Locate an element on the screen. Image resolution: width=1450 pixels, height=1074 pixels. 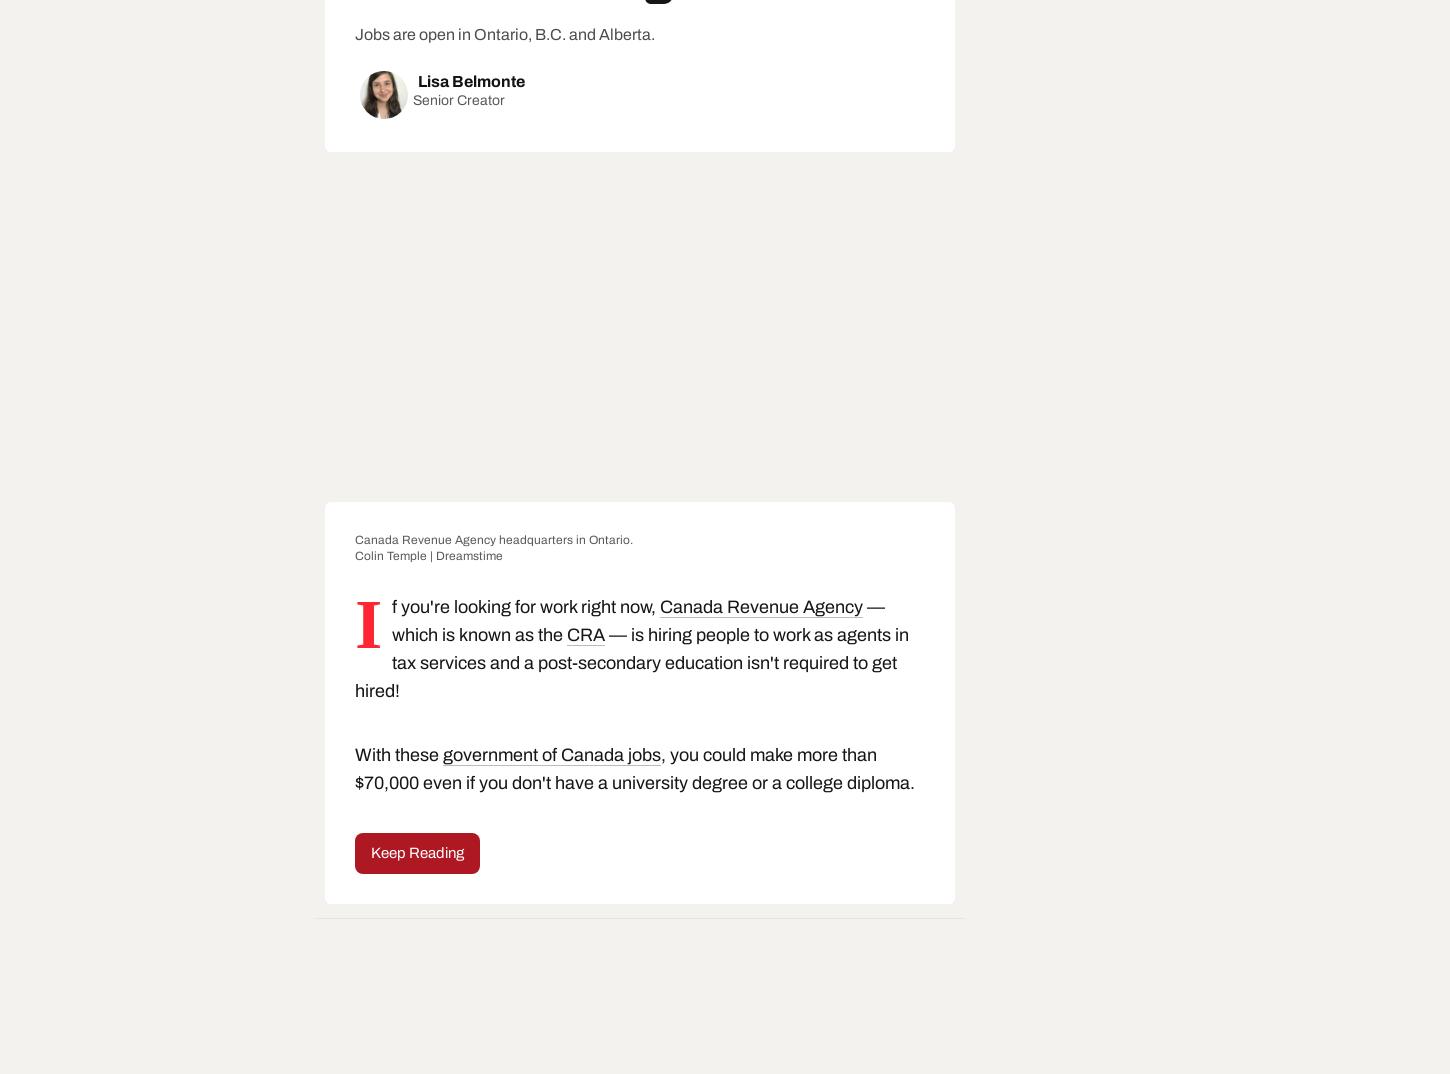
'— is hiring people to work as agents in tax services and a post-secondary education isn't required to get hired!' is located at coordinates (631, 661).